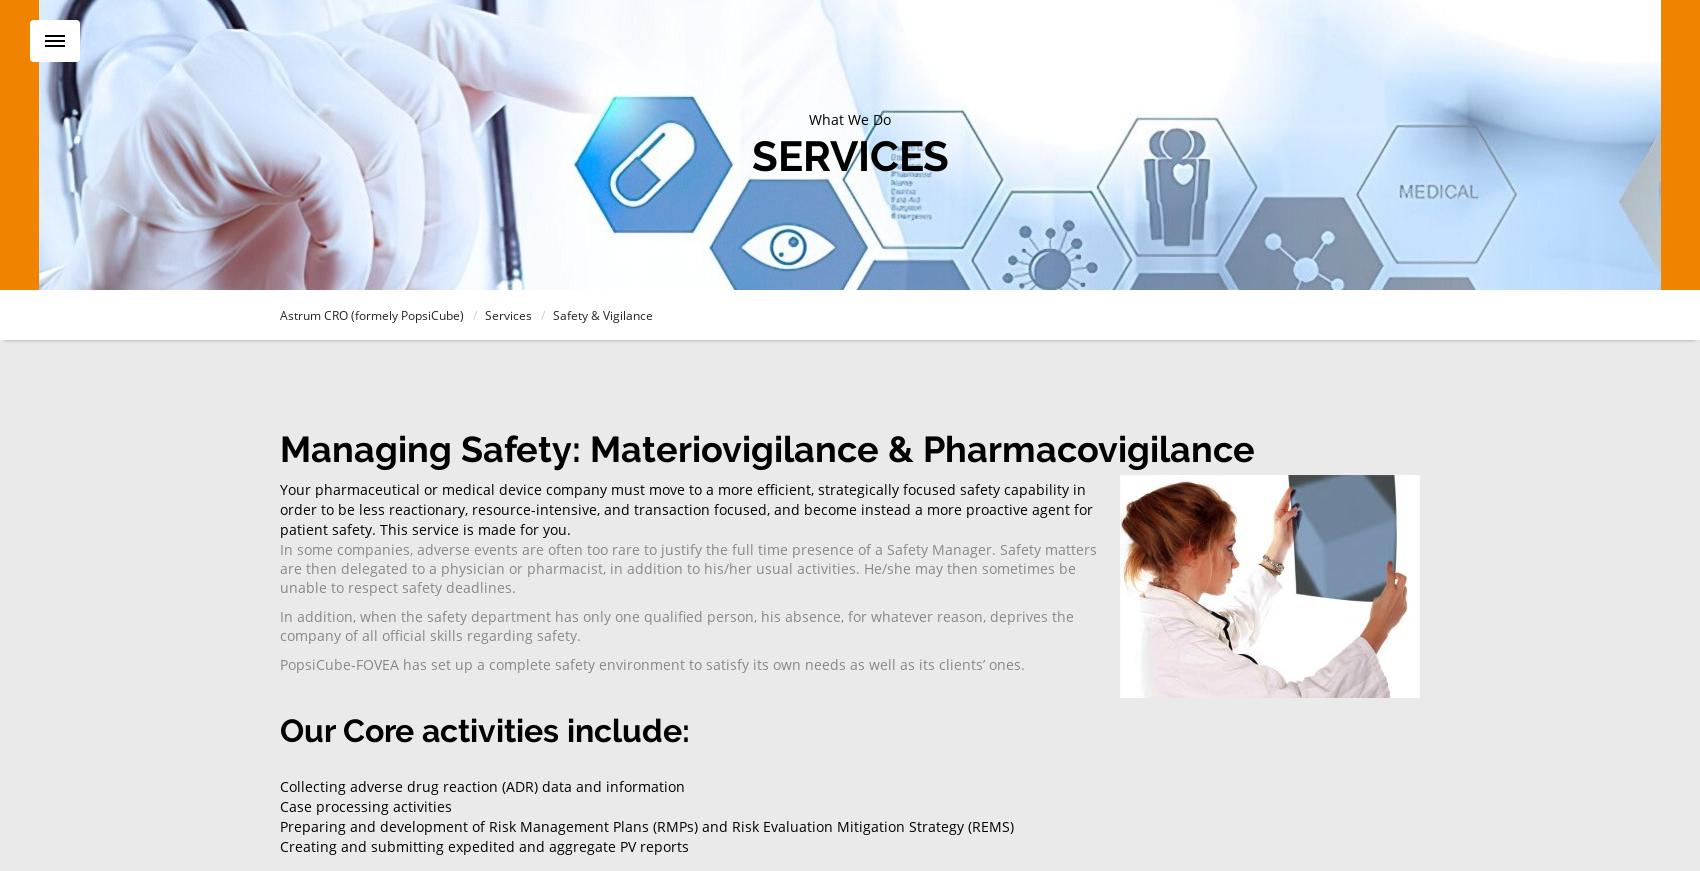 This screenshot has height=871, width=1700. Describe the element at coordinates (686, 508) in the screenshot. I see `'Your pharmaceutical or medical device company must move to a more efficient, strategically focused safety capability in order to be less reactionary, resource-intensive, and transaction focused, and become instead a more proactive agent for patient safety. This service is made for you.'` at that location.